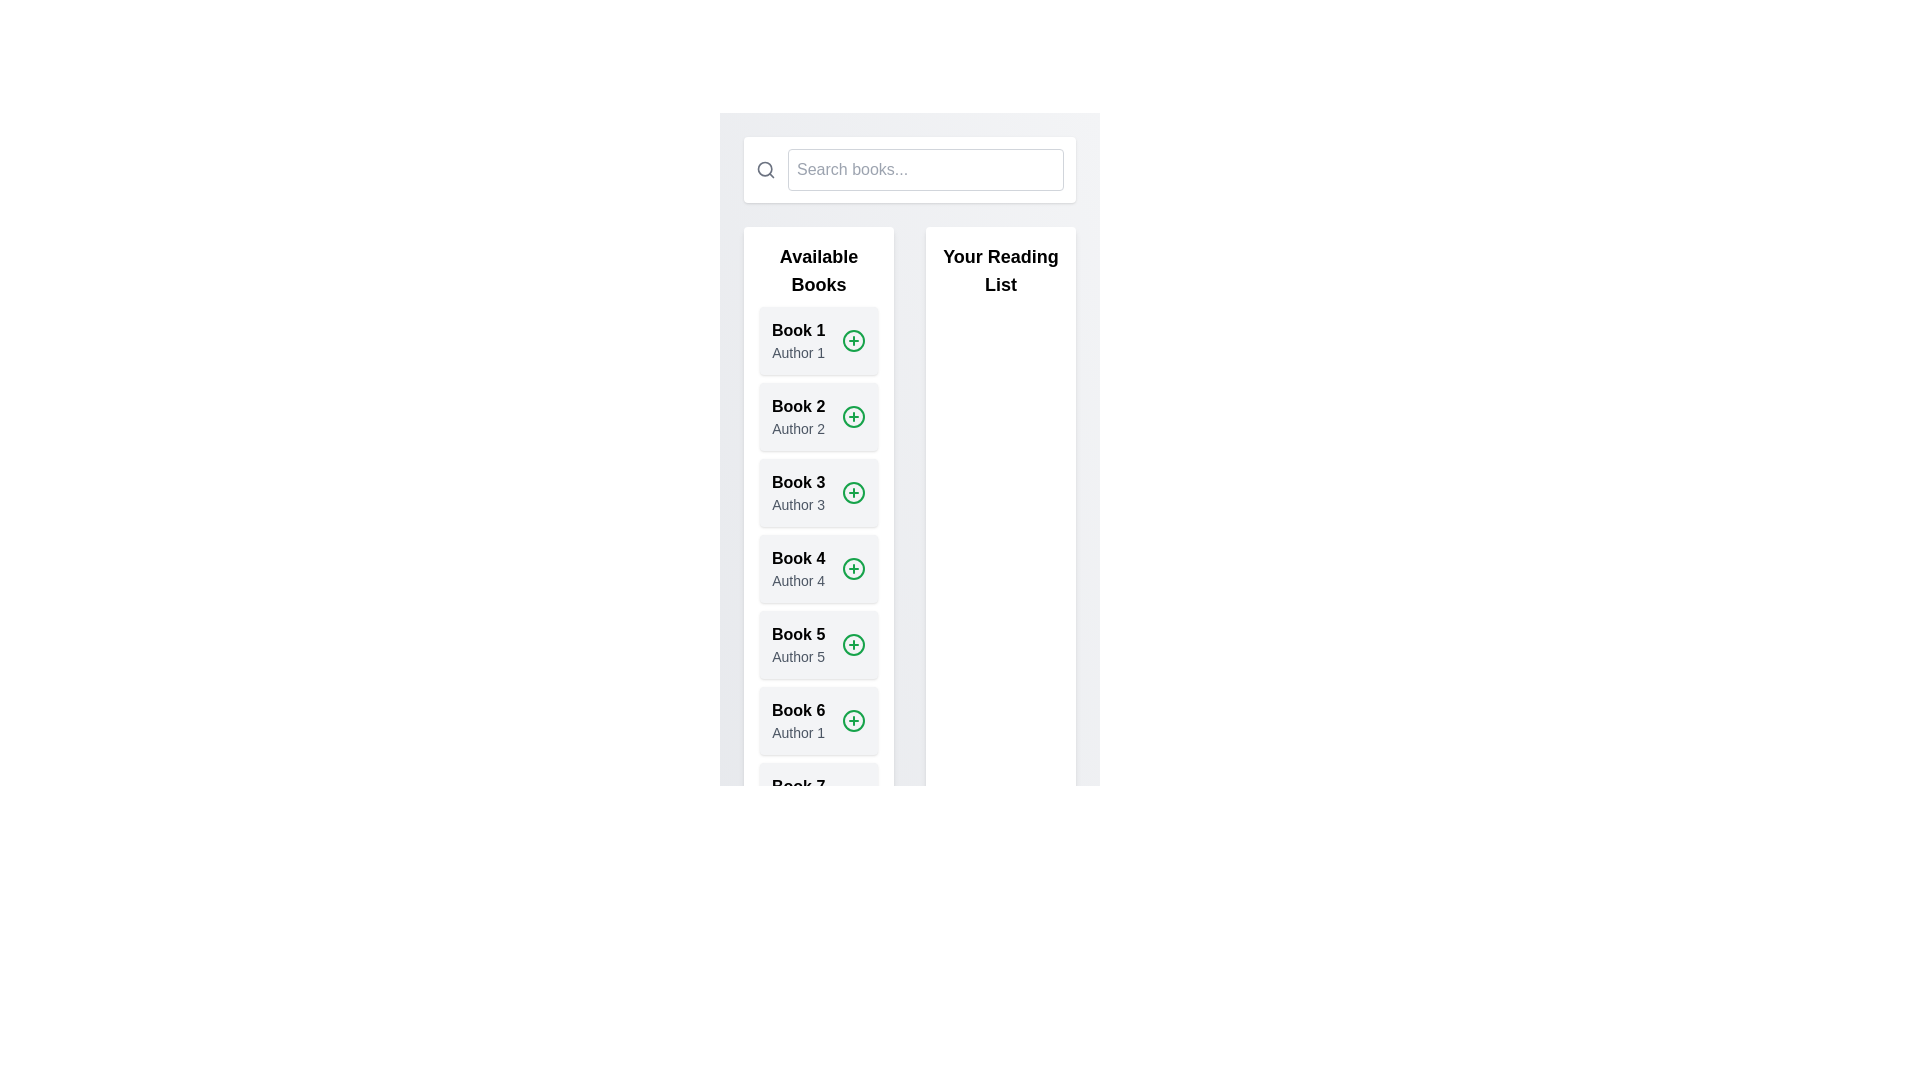 The image size is (1920, 1080). I want to click on the bold-styled text label reading 'Book 1', which is the first item in the 'Available Books' list, so click(797, 330).